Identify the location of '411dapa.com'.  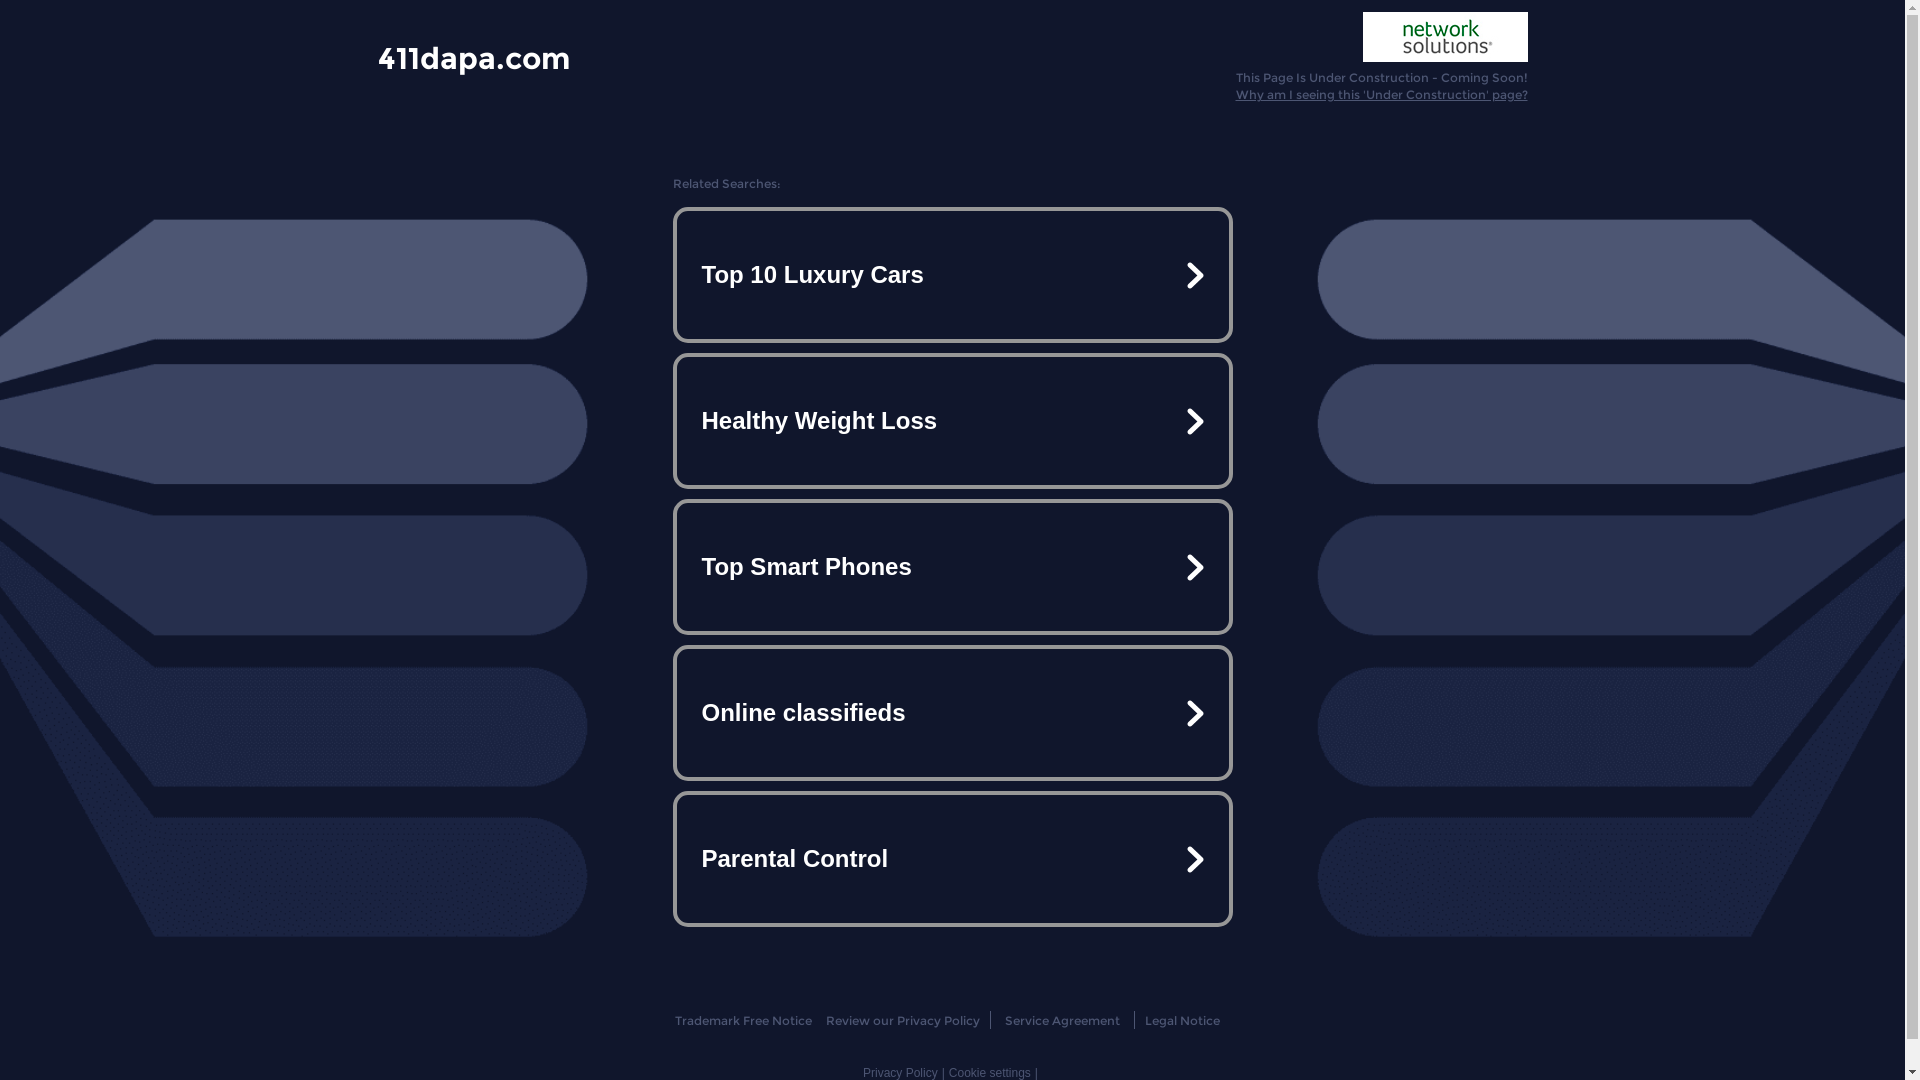
(473, 56).